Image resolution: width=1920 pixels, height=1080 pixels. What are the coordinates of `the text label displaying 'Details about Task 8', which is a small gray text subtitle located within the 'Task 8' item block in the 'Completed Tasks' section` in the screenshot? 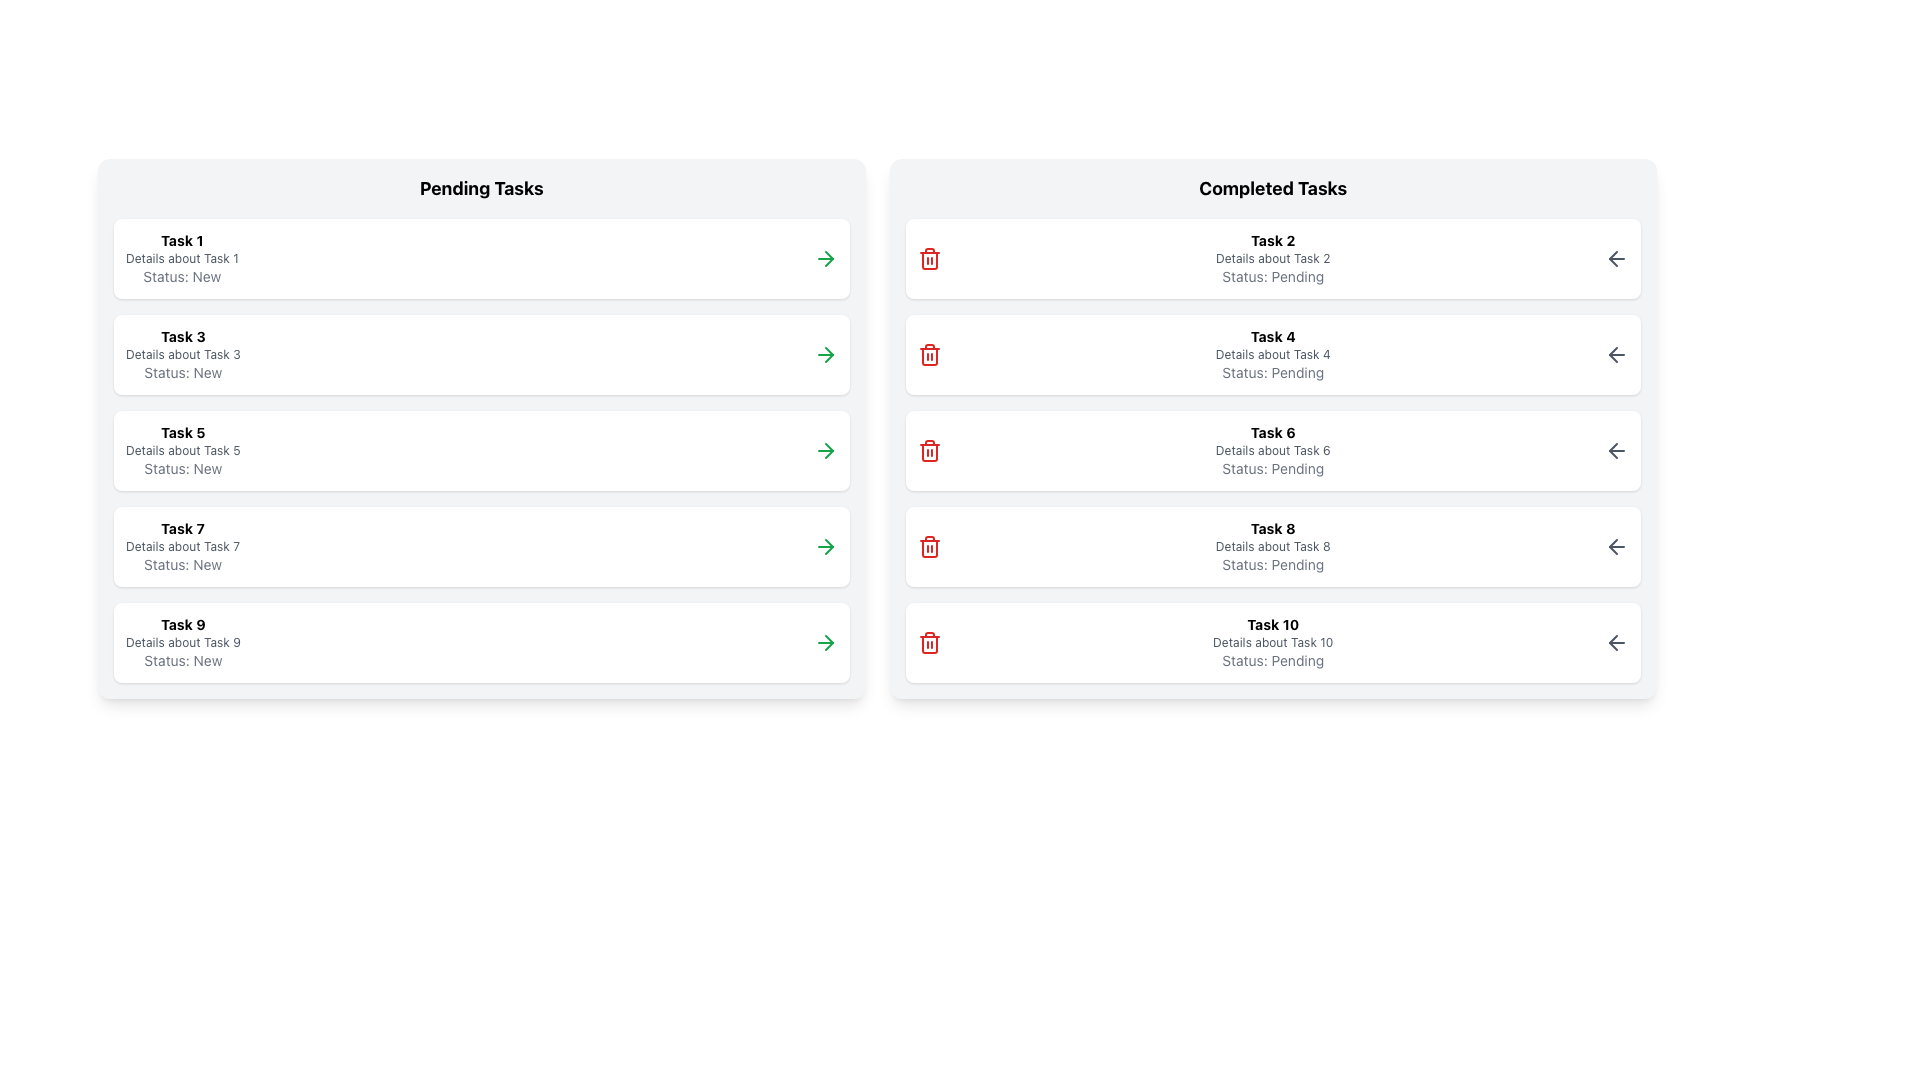 It's located at (1272, 547).